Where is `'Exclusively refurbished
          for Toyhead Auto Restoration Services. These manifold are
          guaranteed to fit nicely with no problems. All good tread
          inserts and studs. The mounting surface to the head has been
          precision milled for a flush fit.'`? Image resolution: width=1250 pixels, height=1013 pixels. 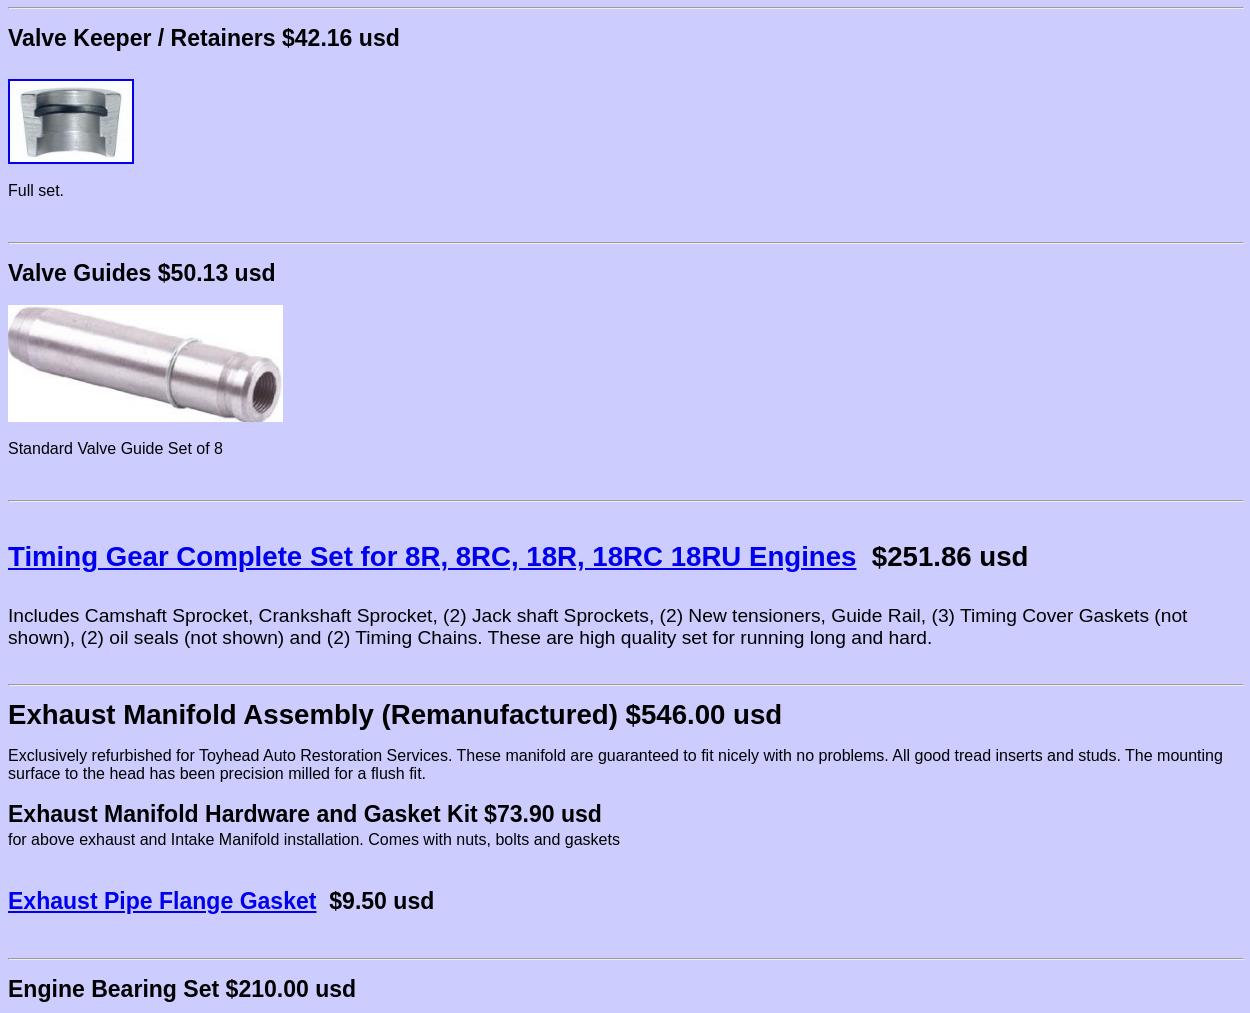 'Exclusively refurbished
          for Toyhead Auto Restoration Services. These manifold are
          guaranteed to fit nicely with no problems. All good tread
          inserts and studs. The mounting surface to the head has been
          precision milled for a flush fit.' is located at coordinates (8, 764).